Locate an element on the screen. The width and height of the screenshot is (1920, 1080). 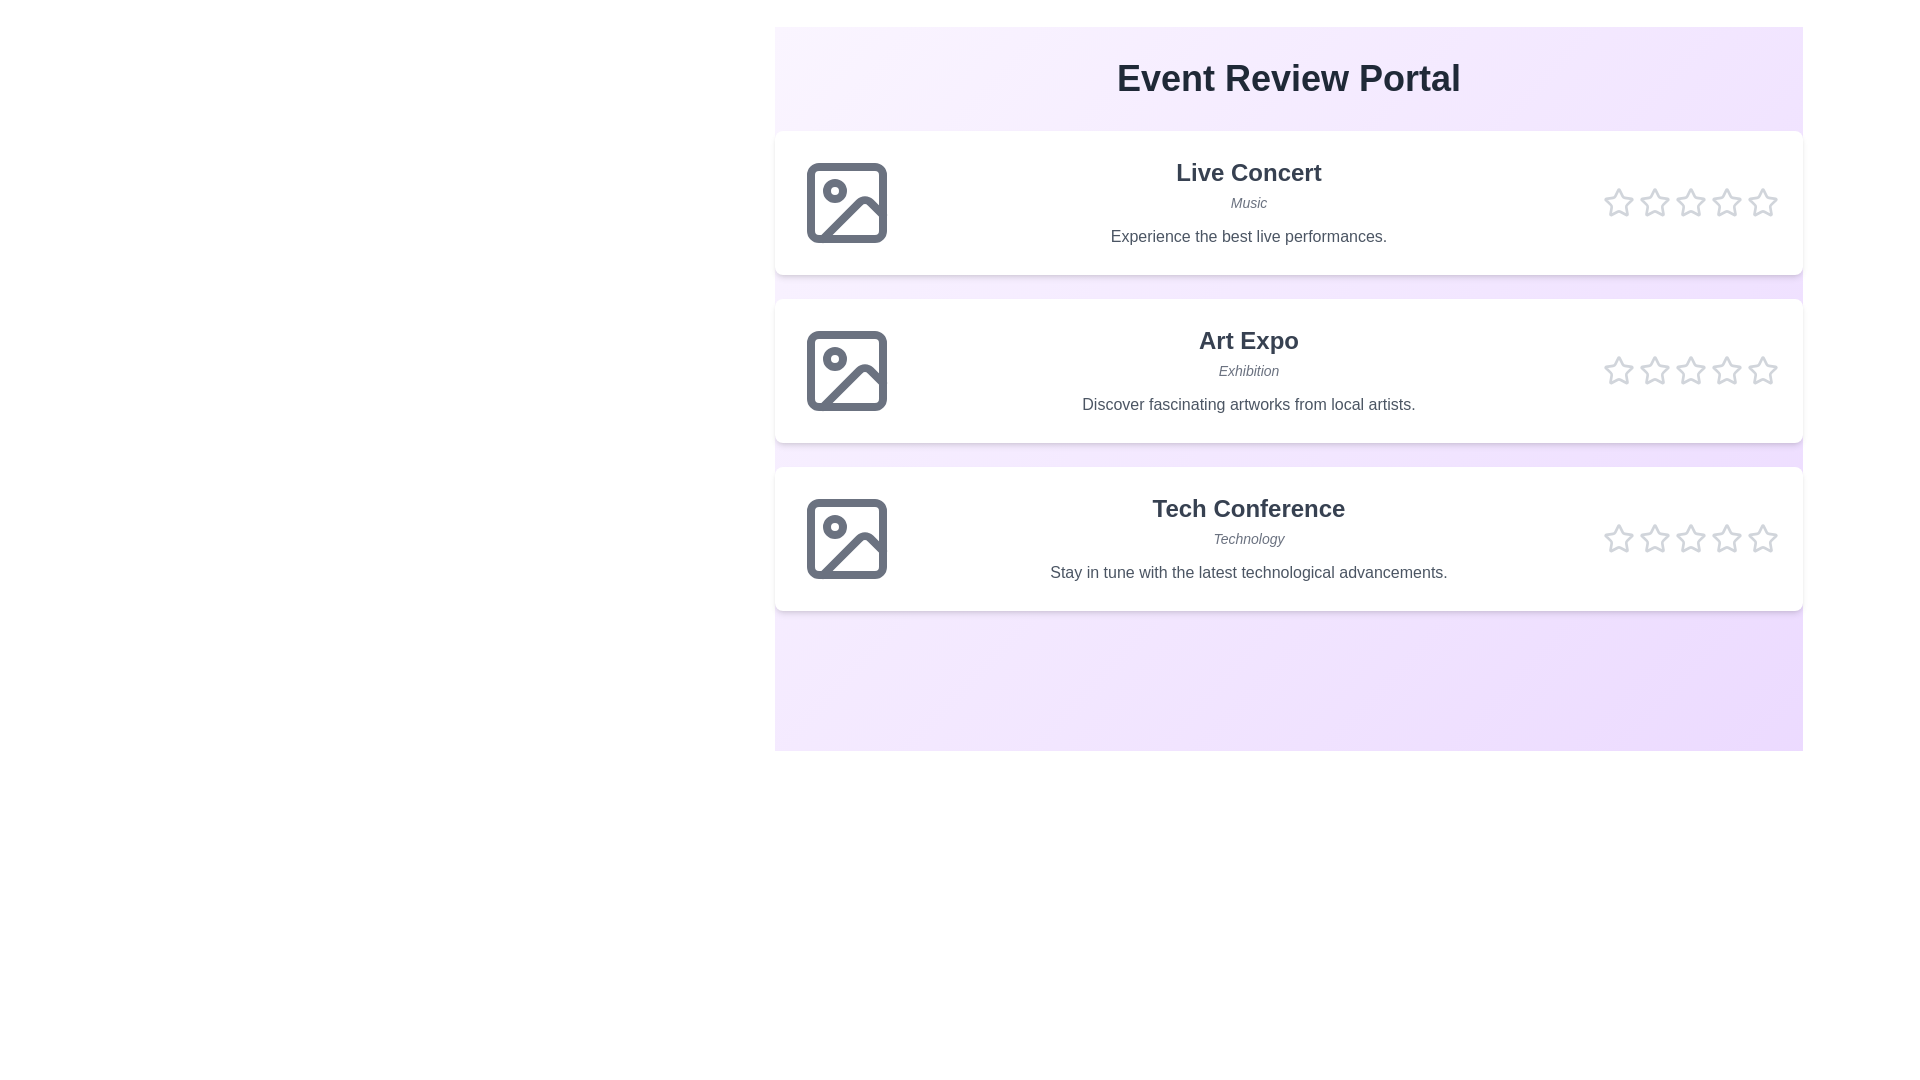
the star corresponding to the rating 2 for the event Tech Conference is located at coordinates (1655, 538).